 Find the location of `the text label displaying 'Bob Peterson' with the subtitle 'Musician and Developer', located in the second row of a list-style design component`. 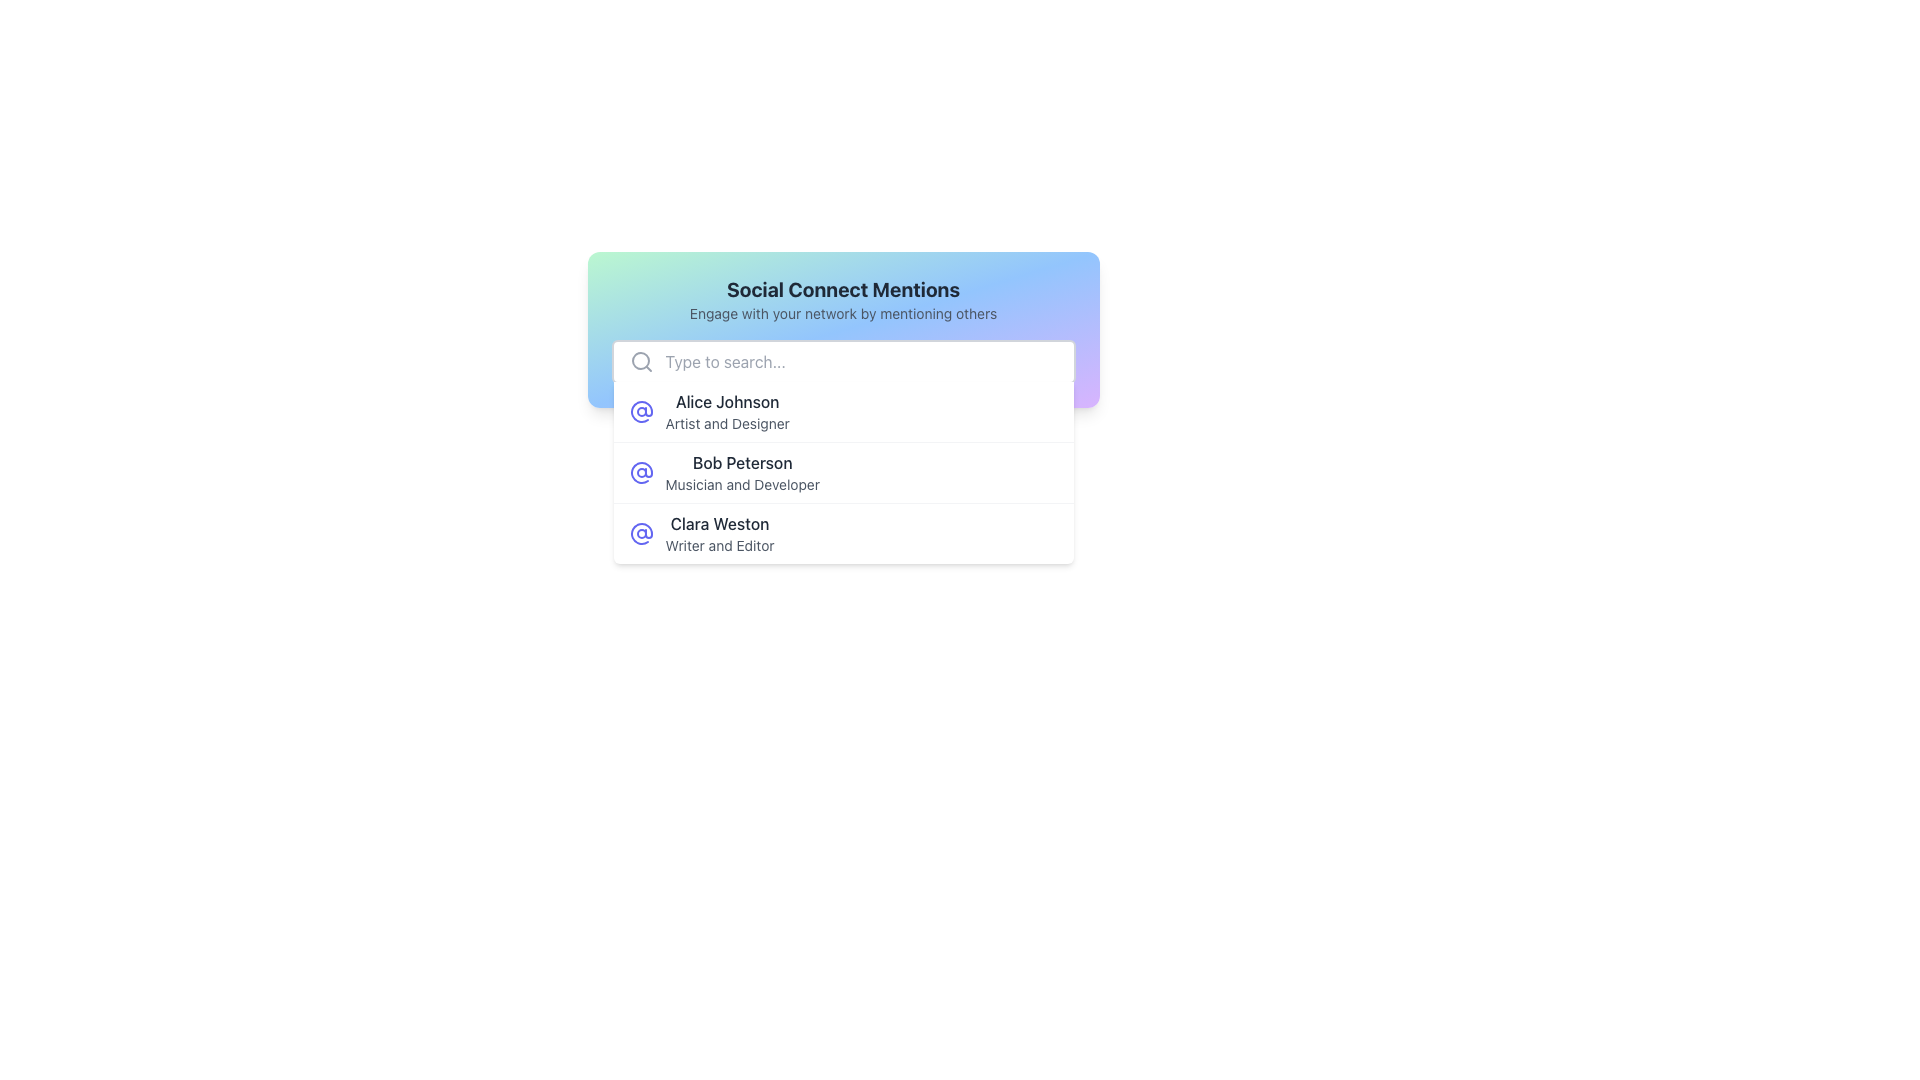

the text label displaying 'Bob Peterson' with the subtitle 'Musician and Developer', located in the second row of a list-style design component is located at coordinates (741, 473).